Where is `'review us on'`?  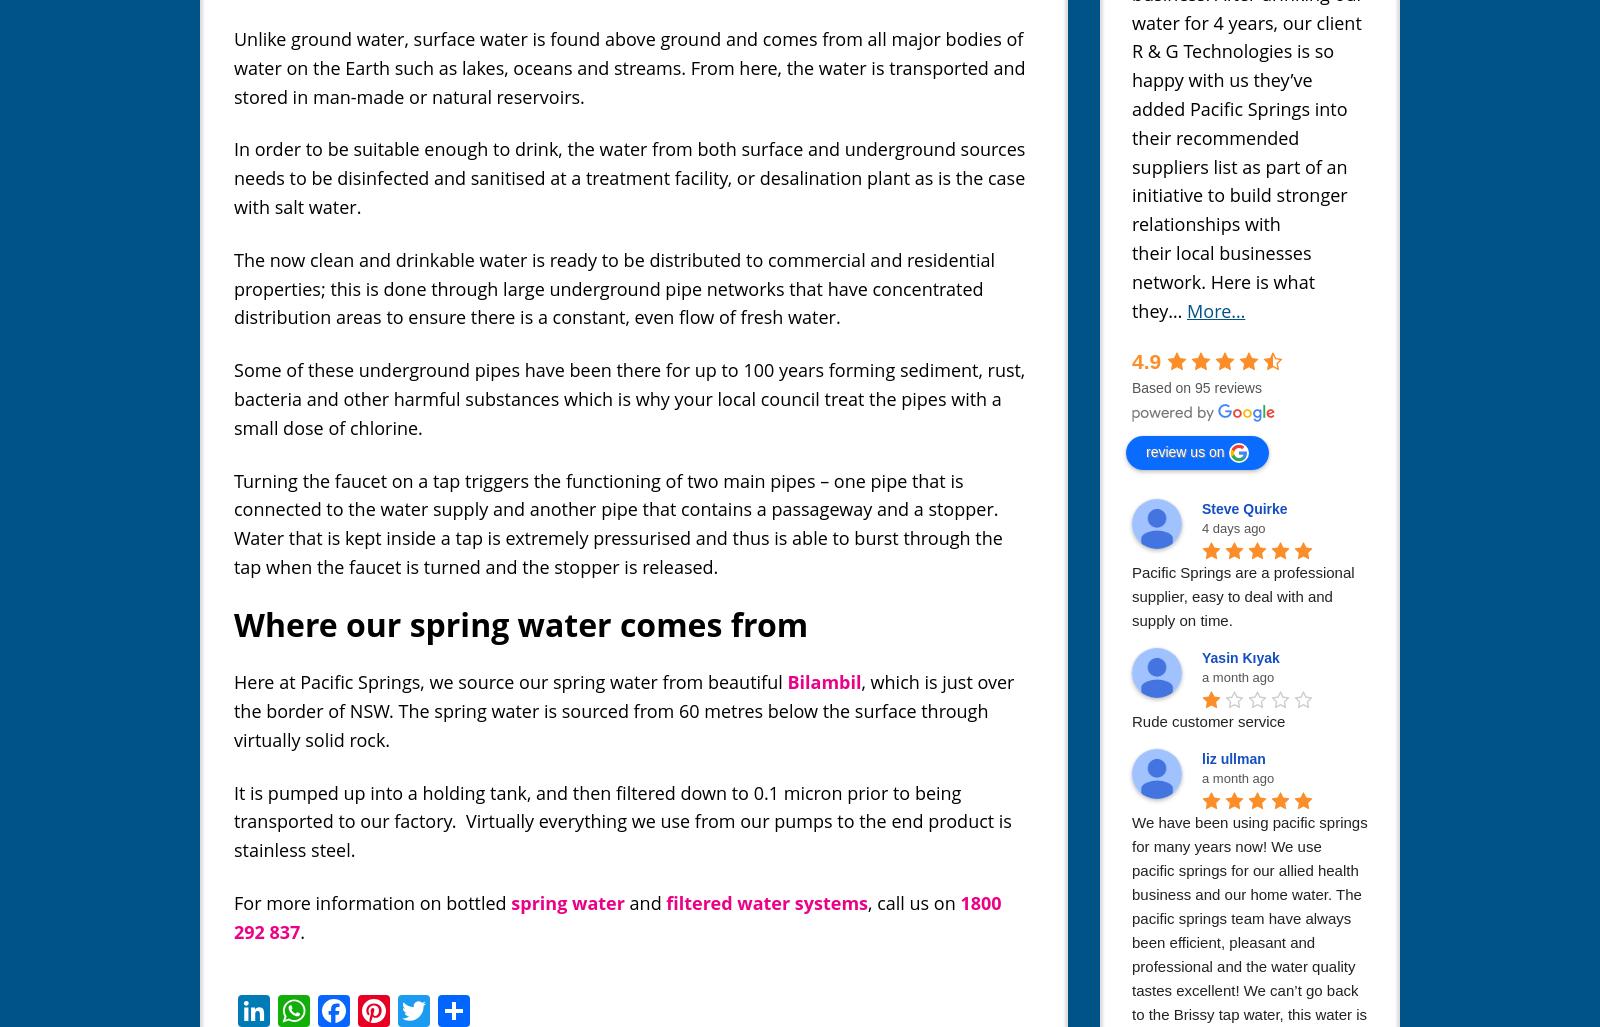
'review us on' is located at coordinates (1146, 449).